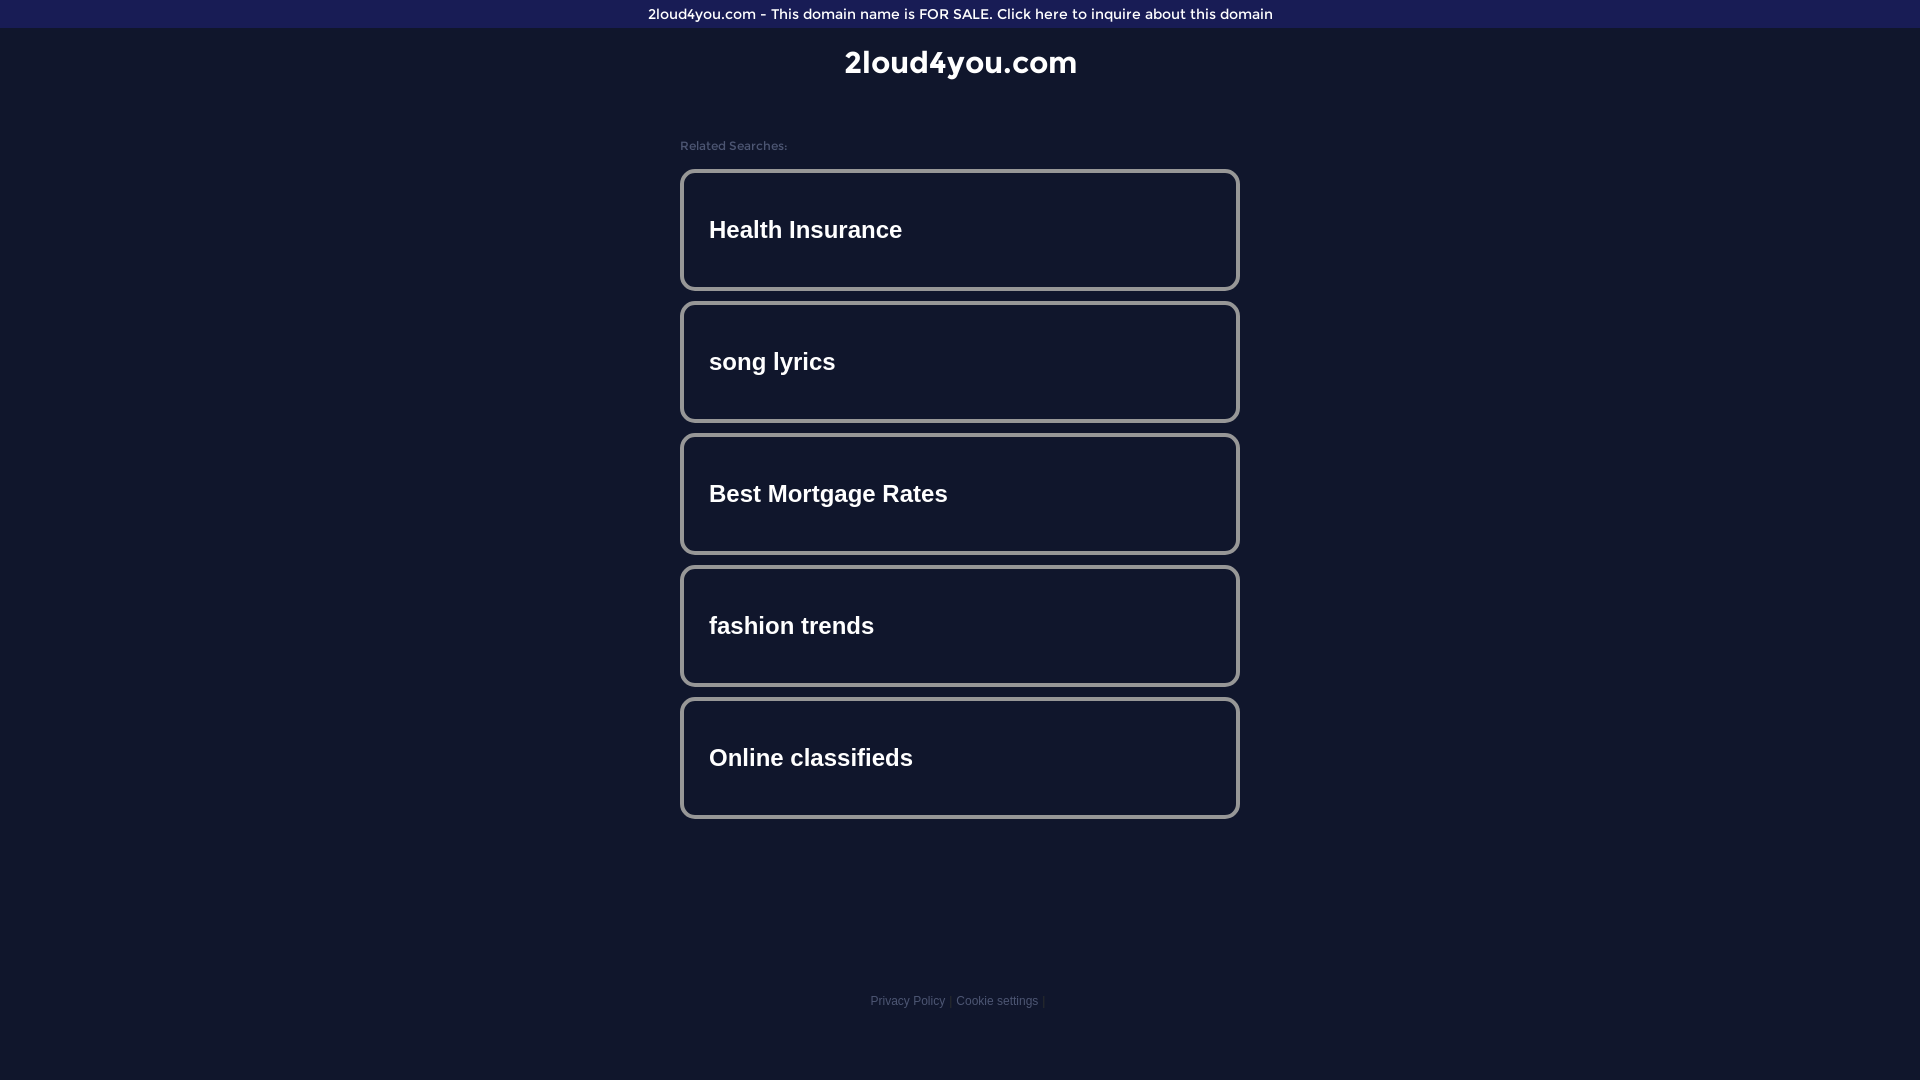  I want to click on 'Online classifieds', so click(960, 758).